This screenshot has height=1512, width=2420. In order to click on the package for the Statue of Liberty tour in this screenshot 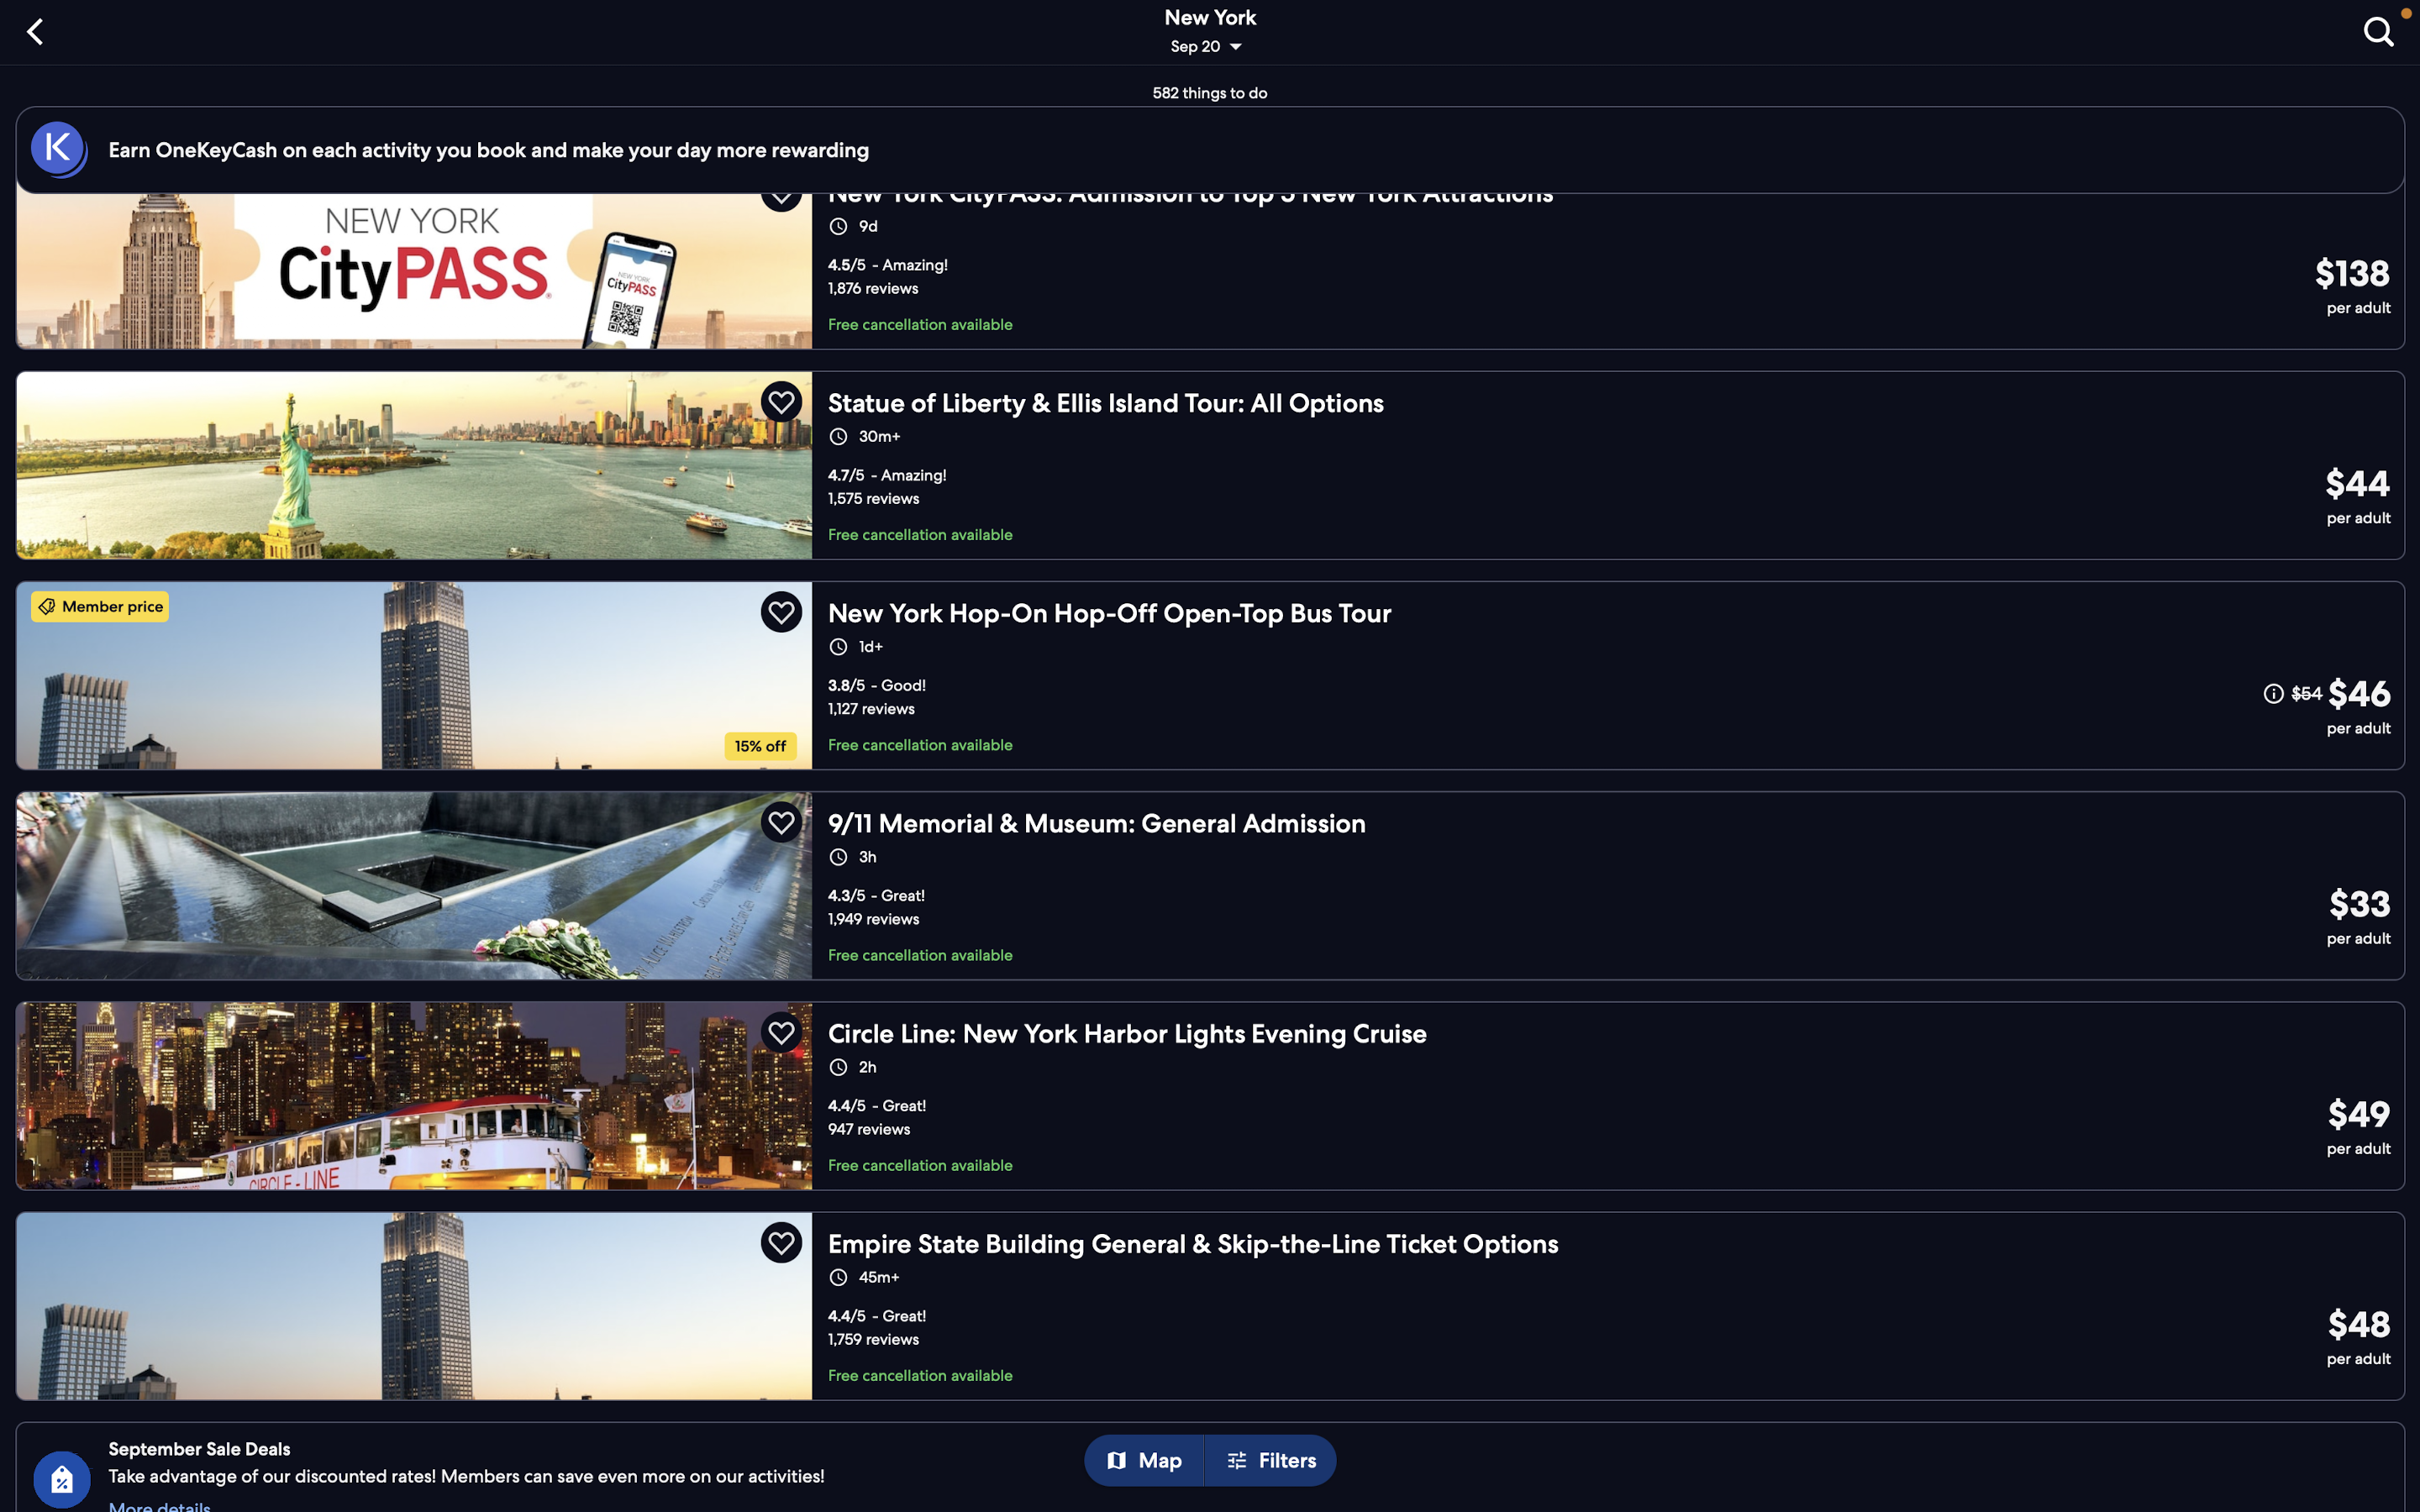, I will do `click(1212, 461)`.